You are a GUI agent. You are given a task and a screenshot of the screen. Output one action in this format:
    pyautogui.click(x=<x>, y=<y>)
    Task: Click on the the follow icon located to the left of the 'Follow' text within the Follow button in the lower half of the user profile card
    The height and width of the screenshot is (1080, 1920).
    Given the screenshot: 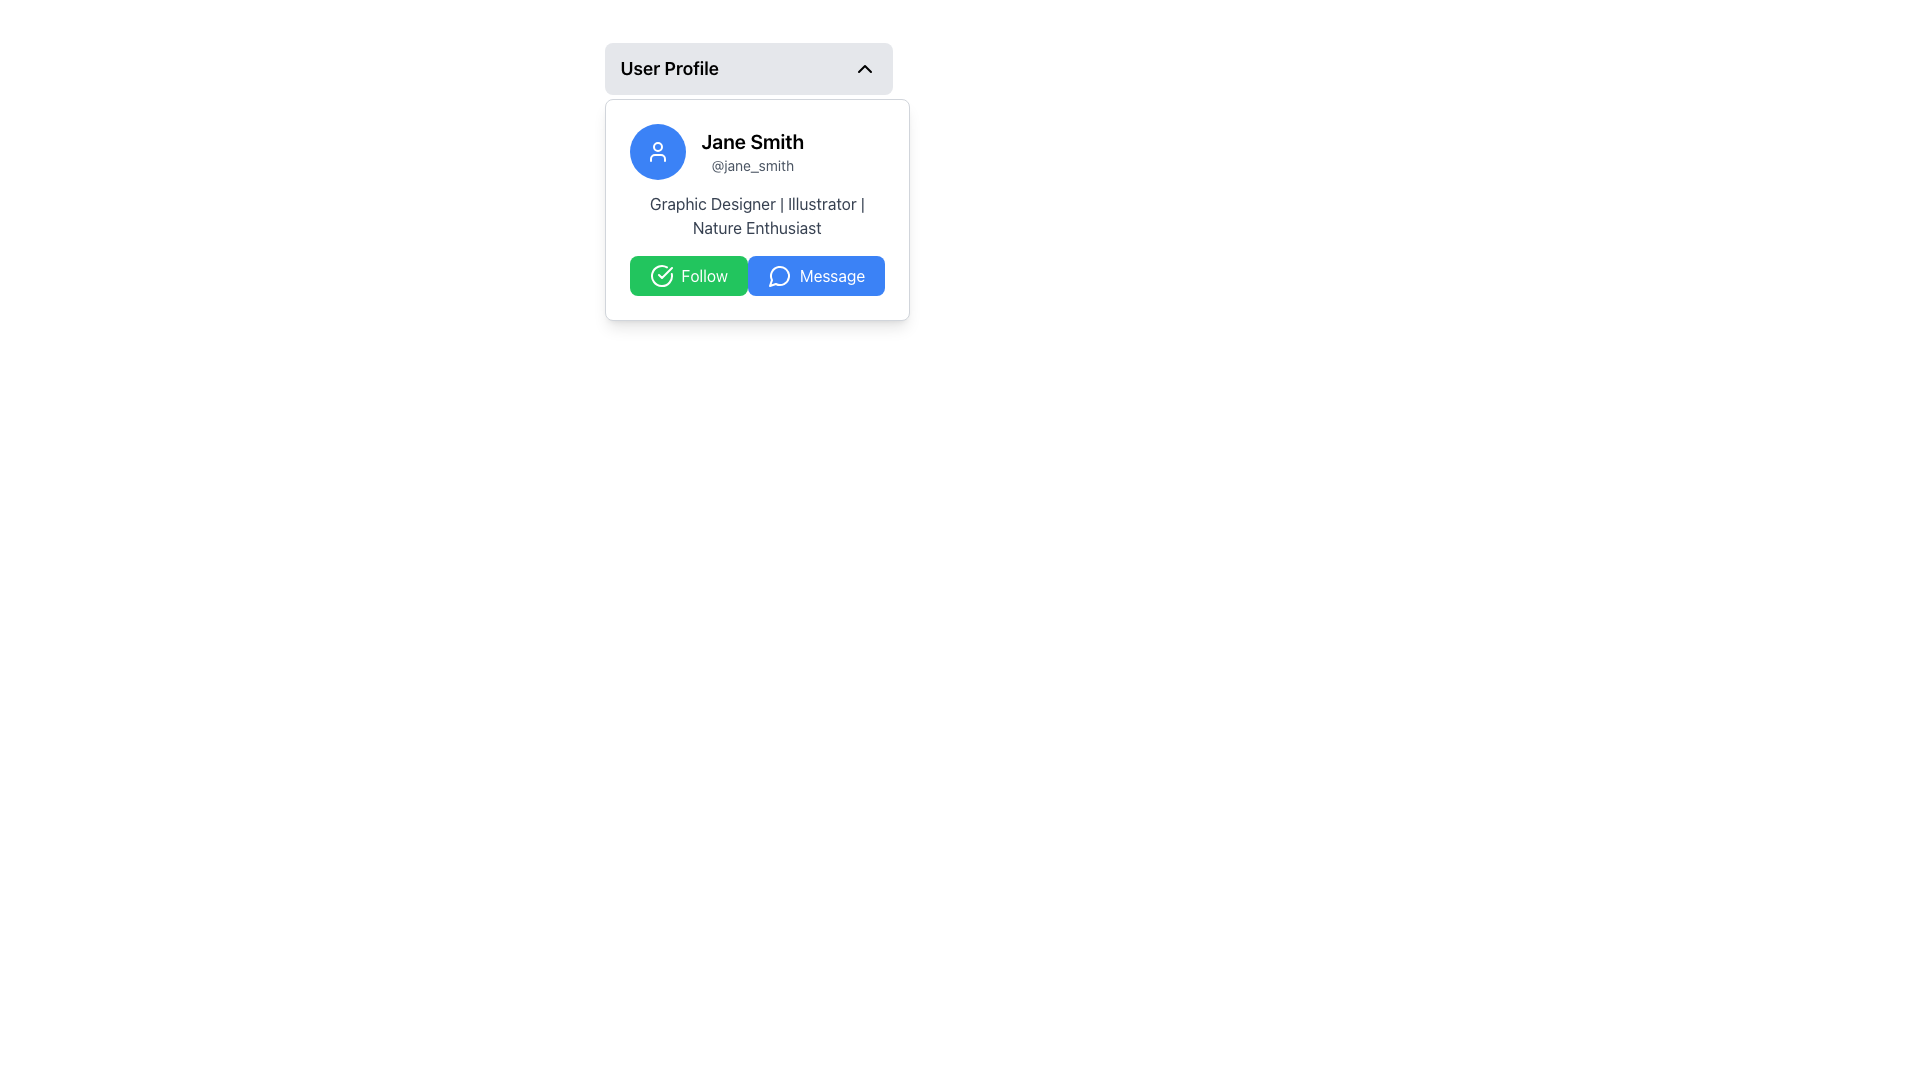 What is the action you would take?
    pyautogui.click(x=661, y=276)
    